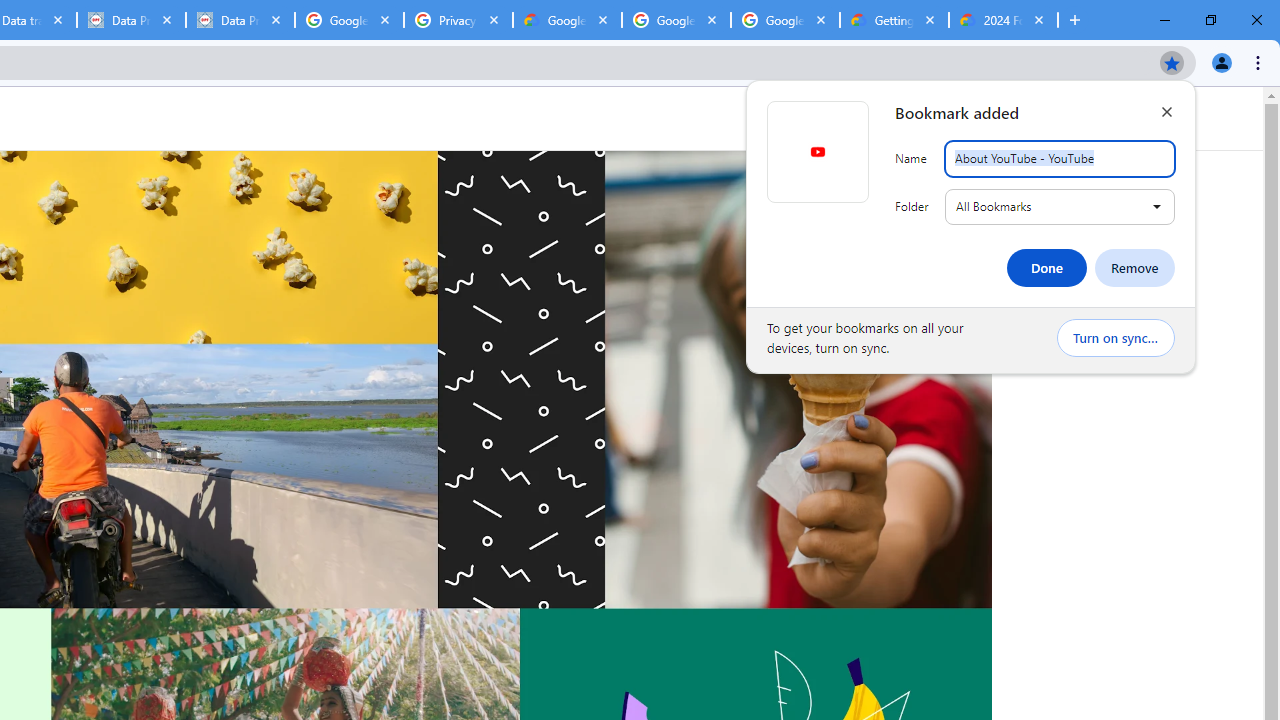  What do you see at coordinates (676, 20) in the screenshot?
I see `'Google Workspace - Specific Terms'` at bounding box center [676, 20].